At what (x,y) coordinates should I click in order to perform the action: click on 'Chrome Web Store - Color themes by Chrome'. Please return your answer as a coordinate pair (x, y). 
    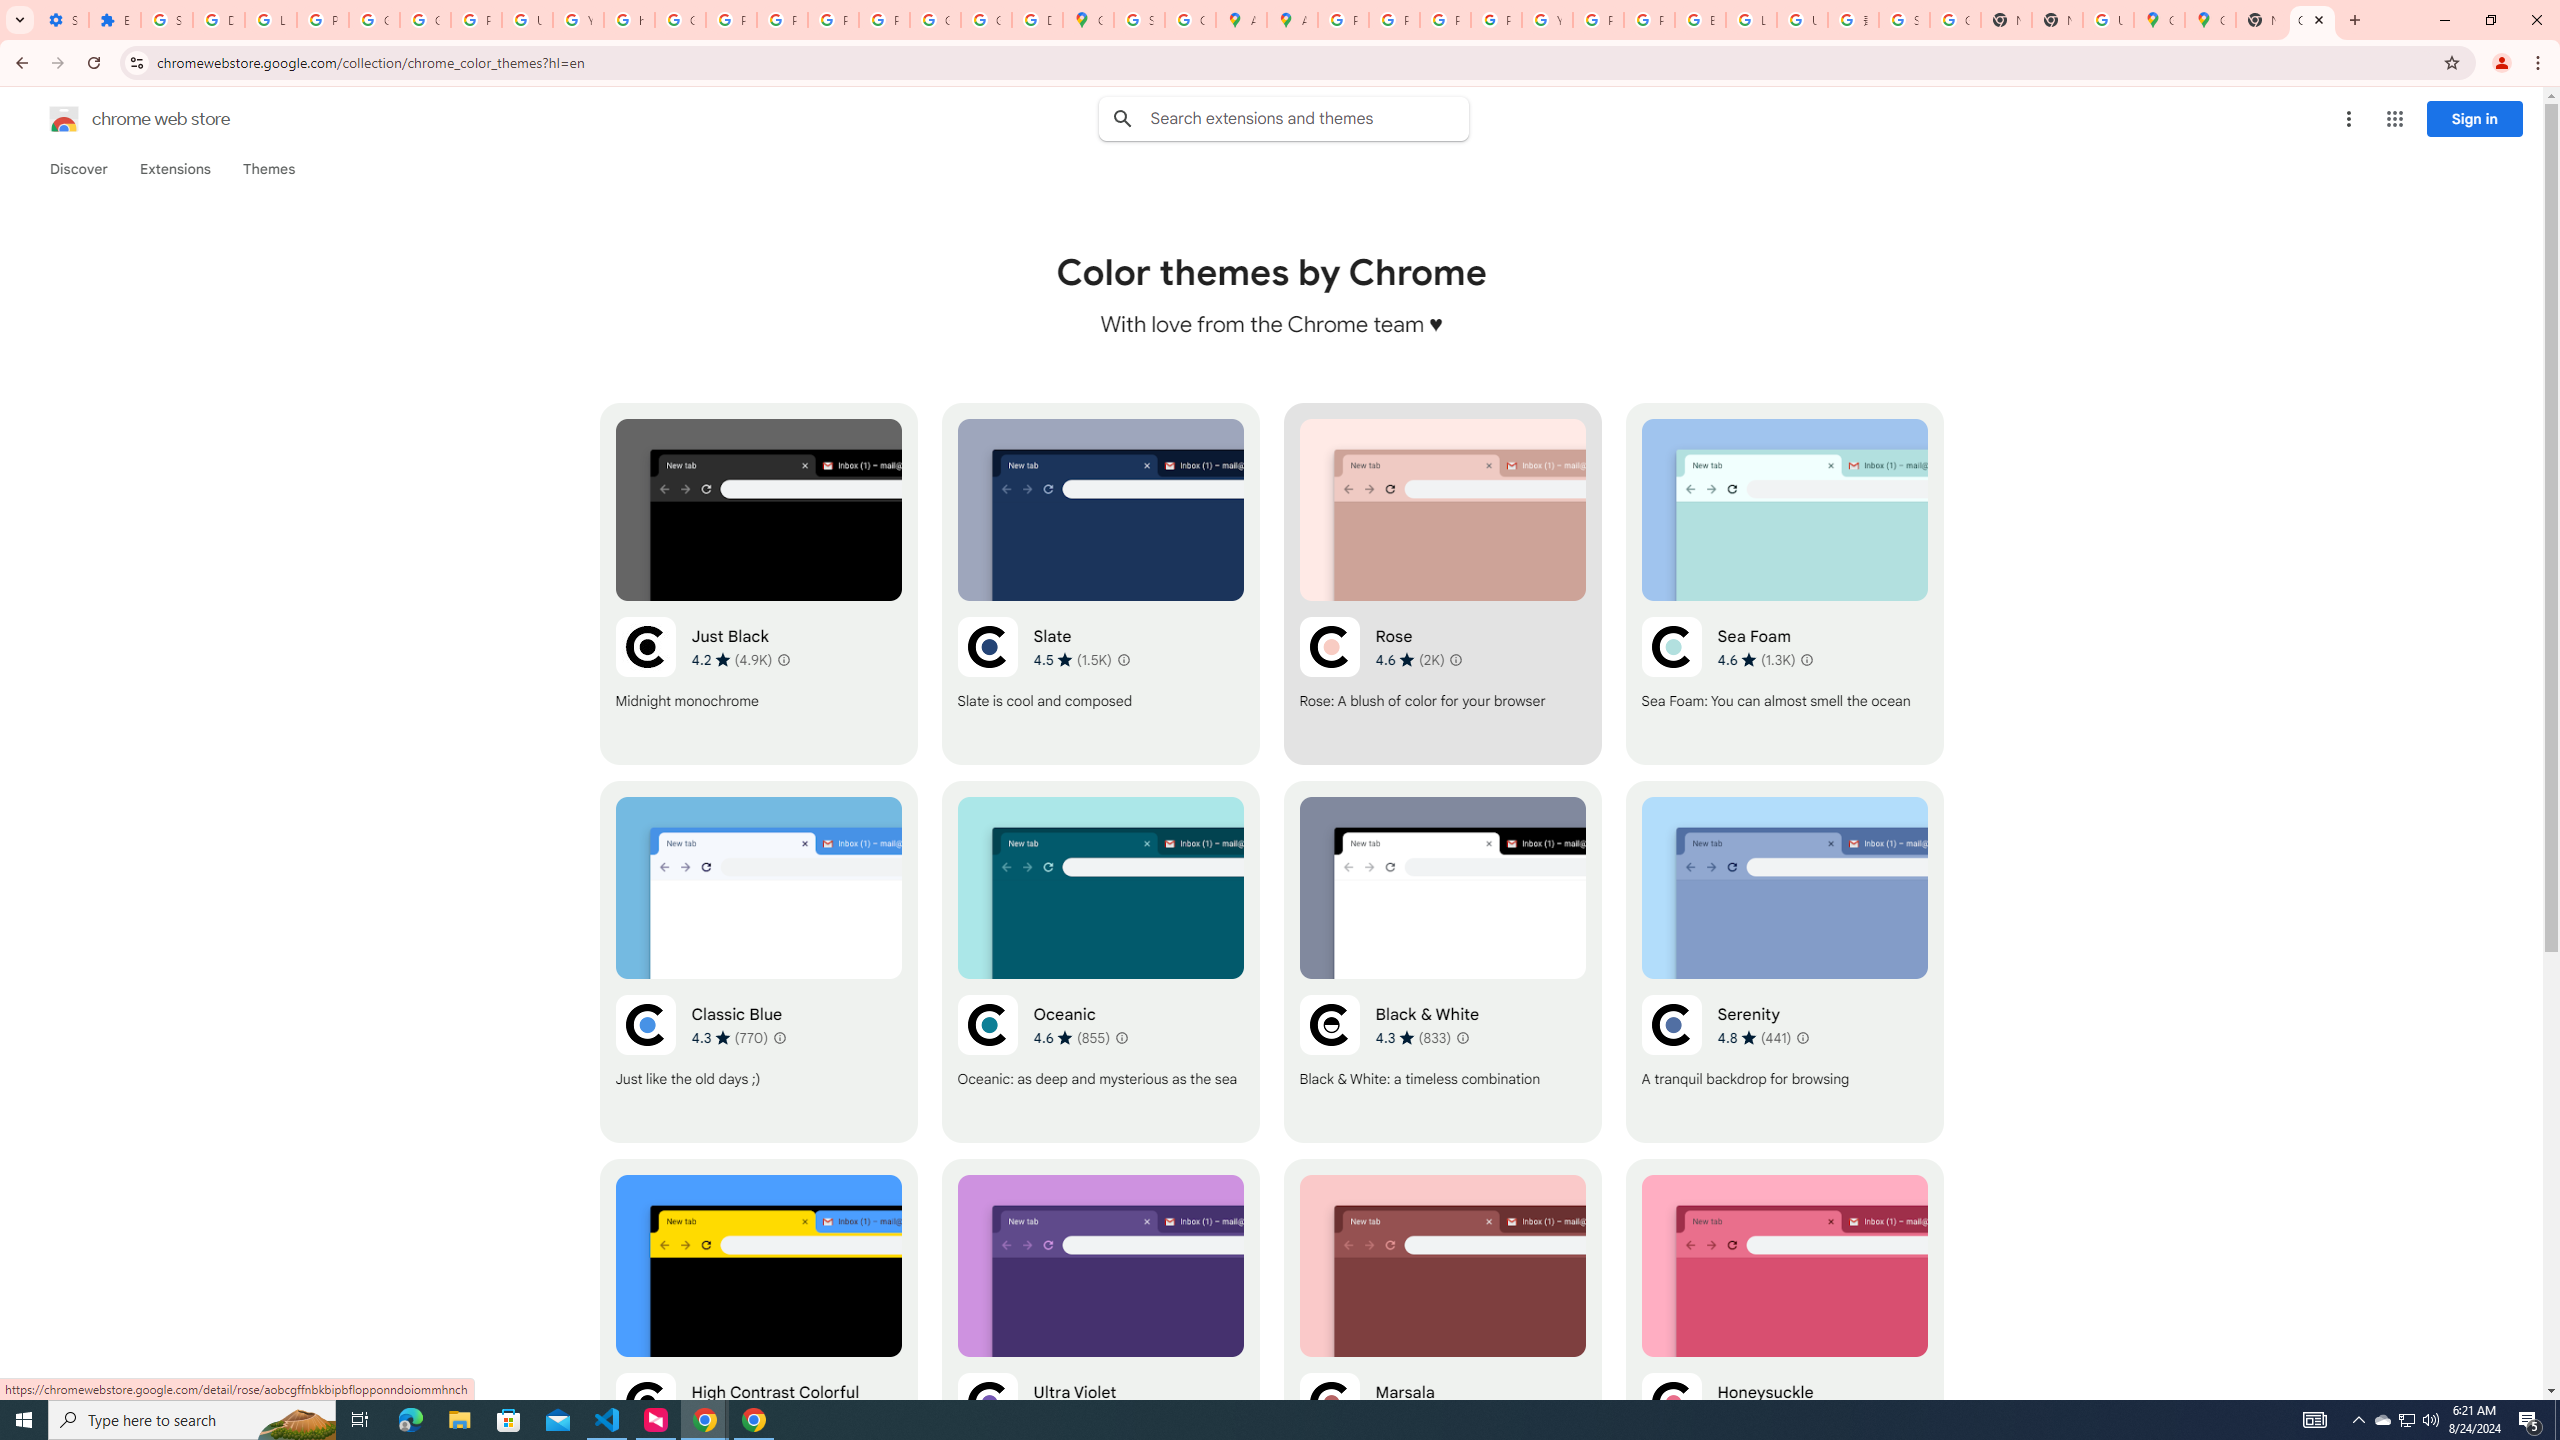
    Looking at the image, I should click on (2311, 19).